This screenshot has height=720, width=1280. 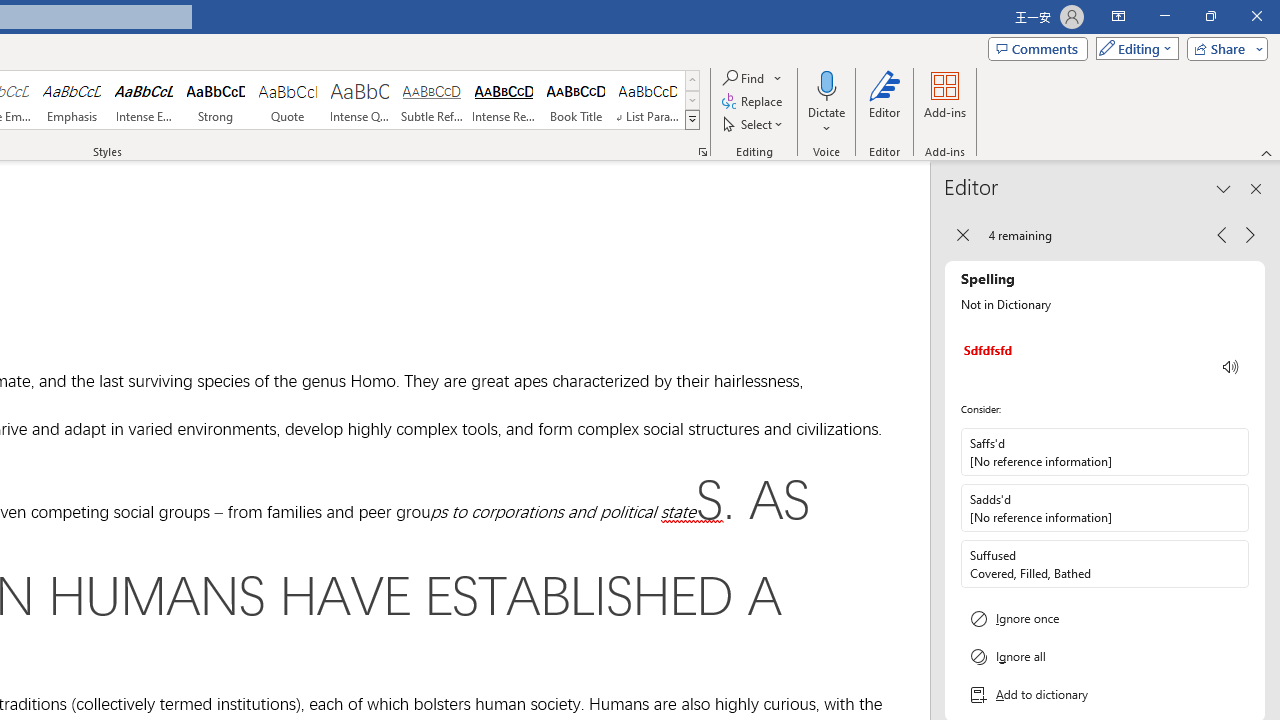 I want to click on 'Dictate', so click(x=826, y=84).